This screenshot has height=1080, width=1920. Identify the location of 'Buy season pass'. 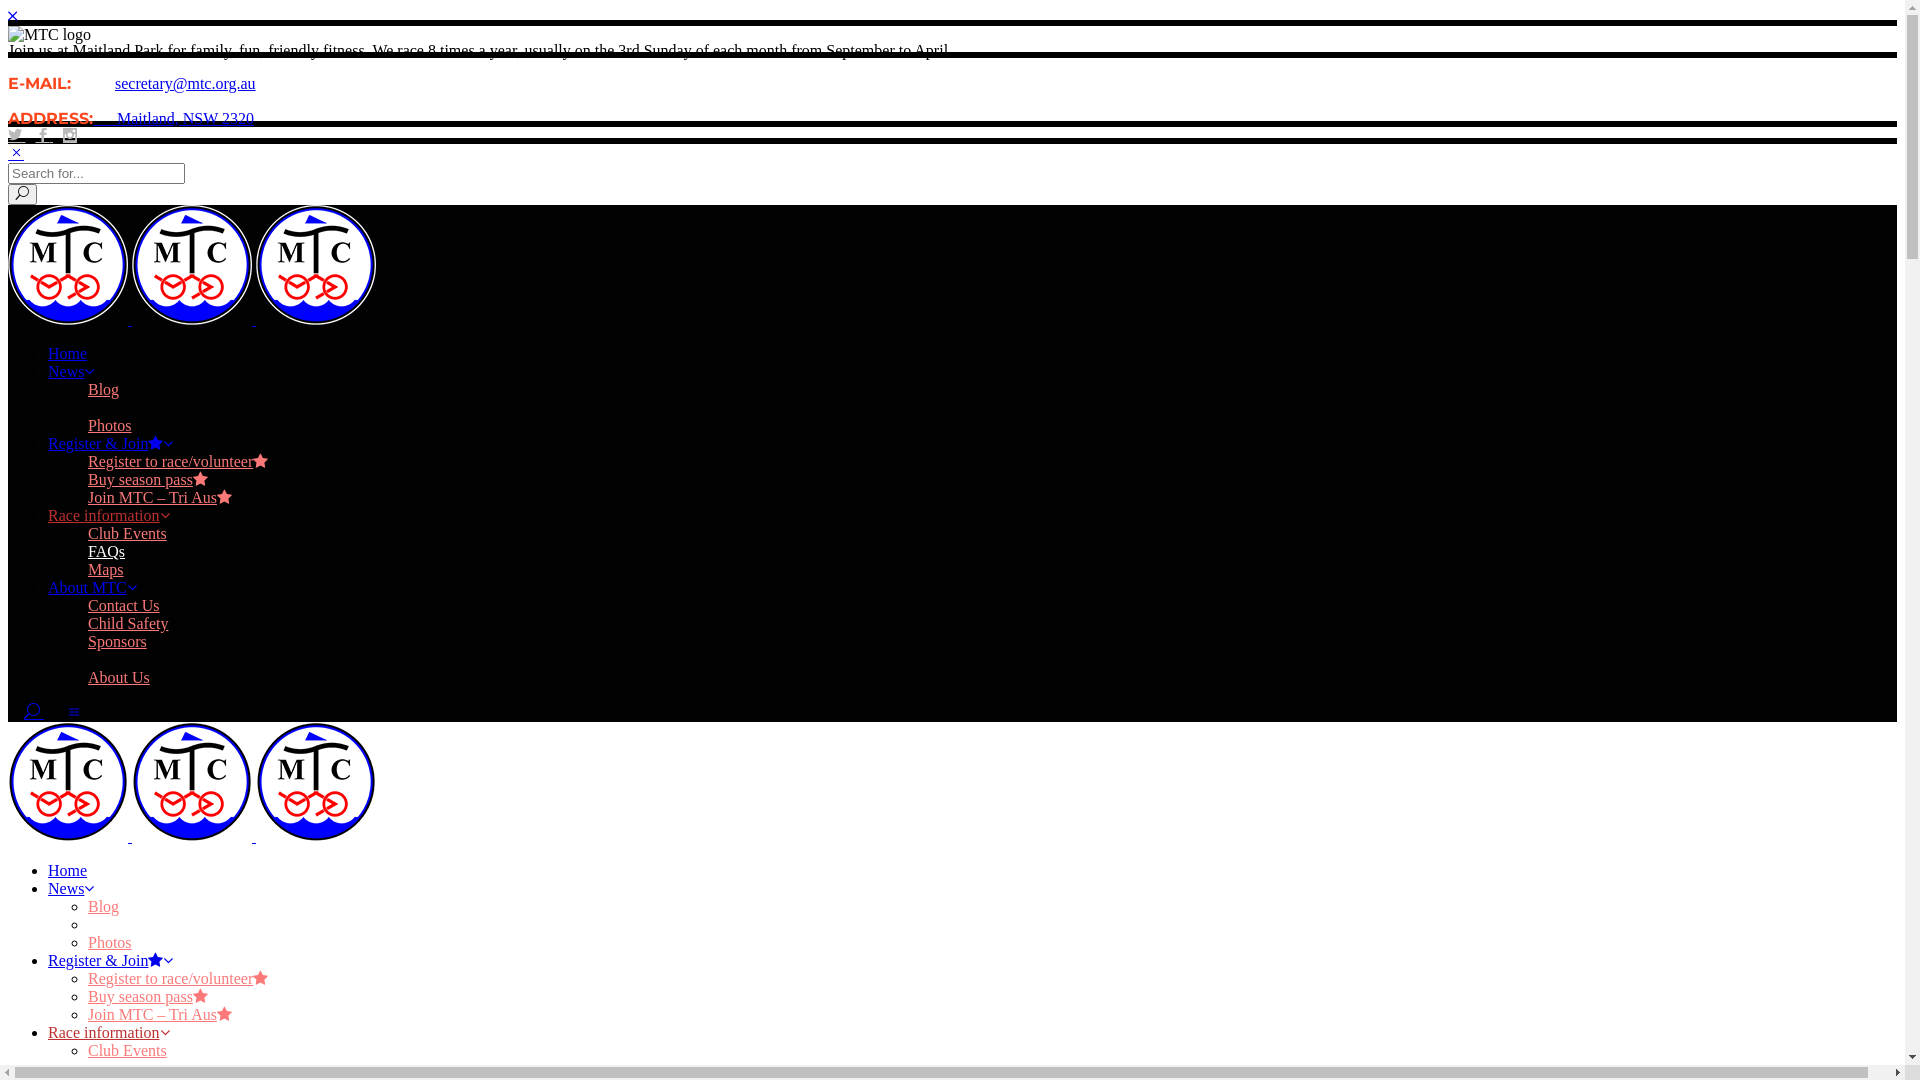
(147, 479).